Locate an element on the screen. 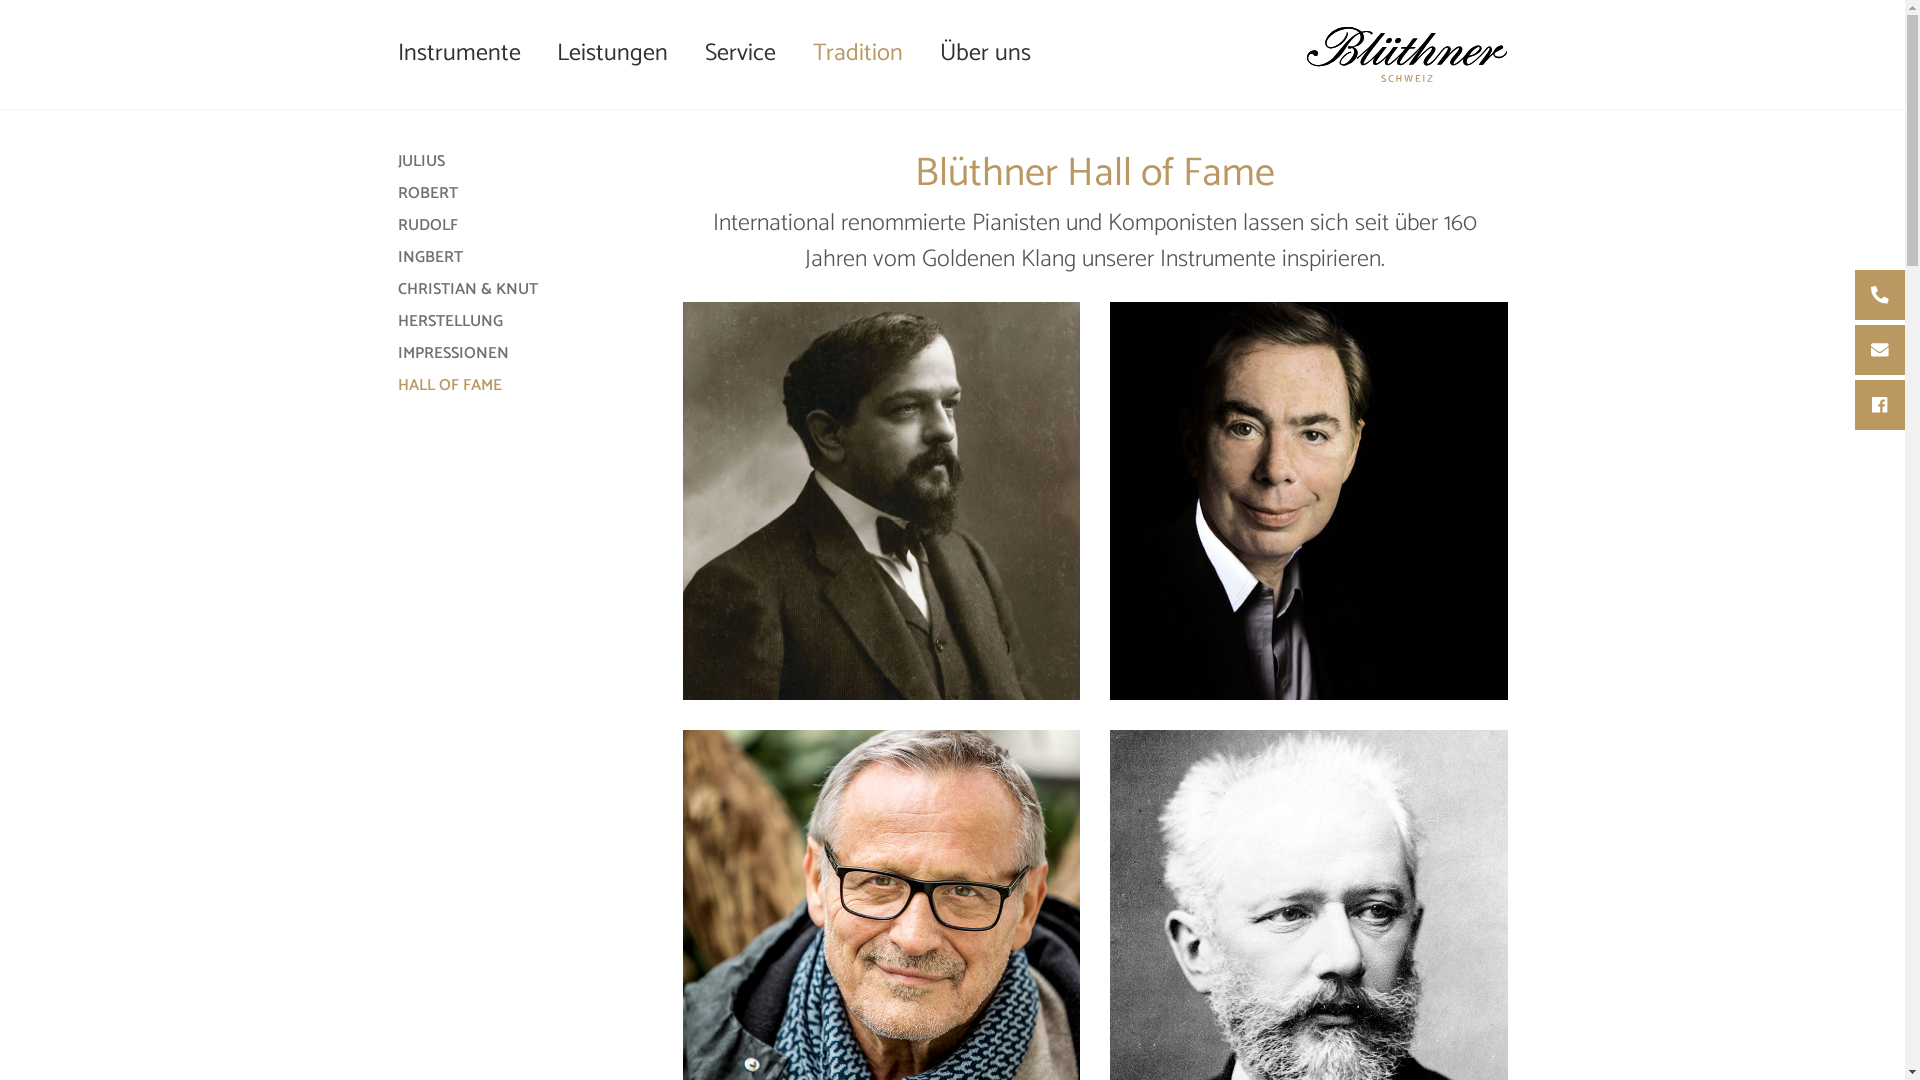 This screenshot has height=1080, width=1920. 'Instrumente' is located at coordinates (467, 53).